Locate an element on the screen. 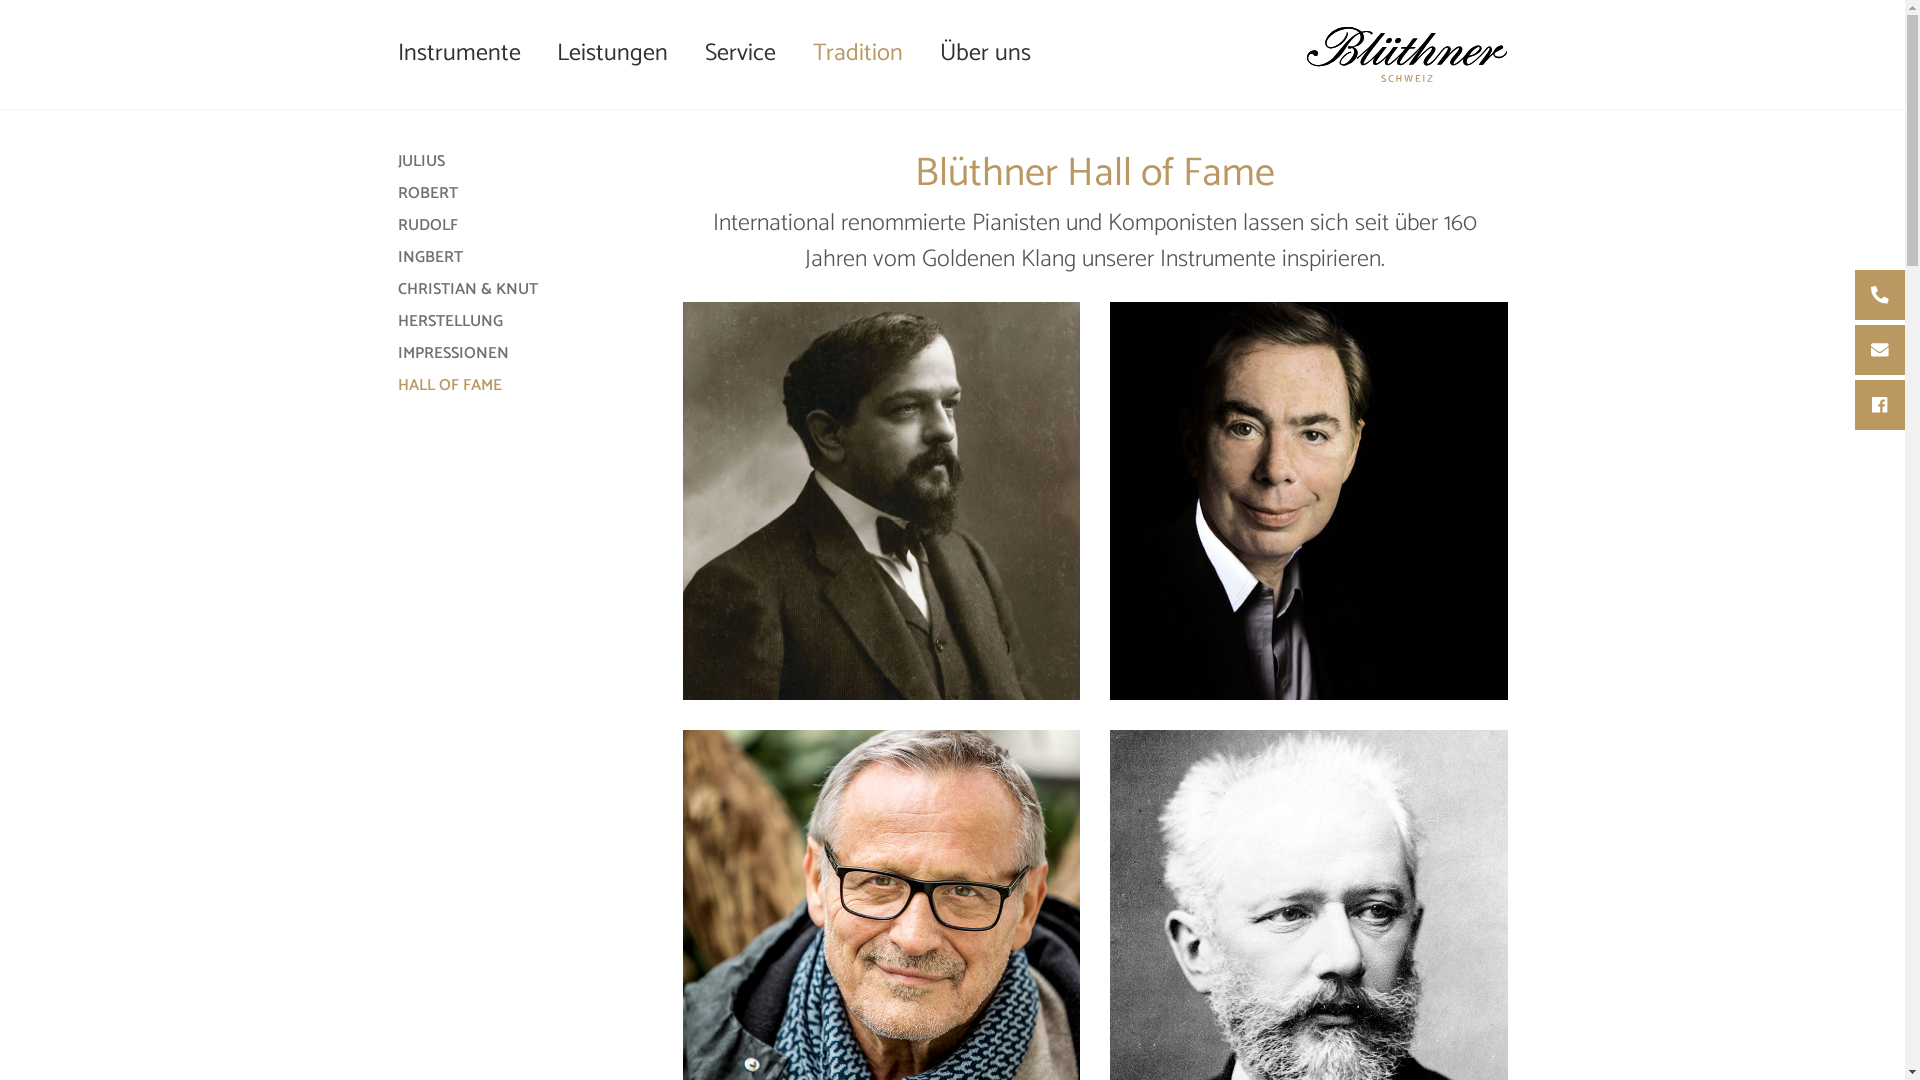 This screenshot has height=1080, width=1920. 'Instrumente' is located at coordinates (467, 53).